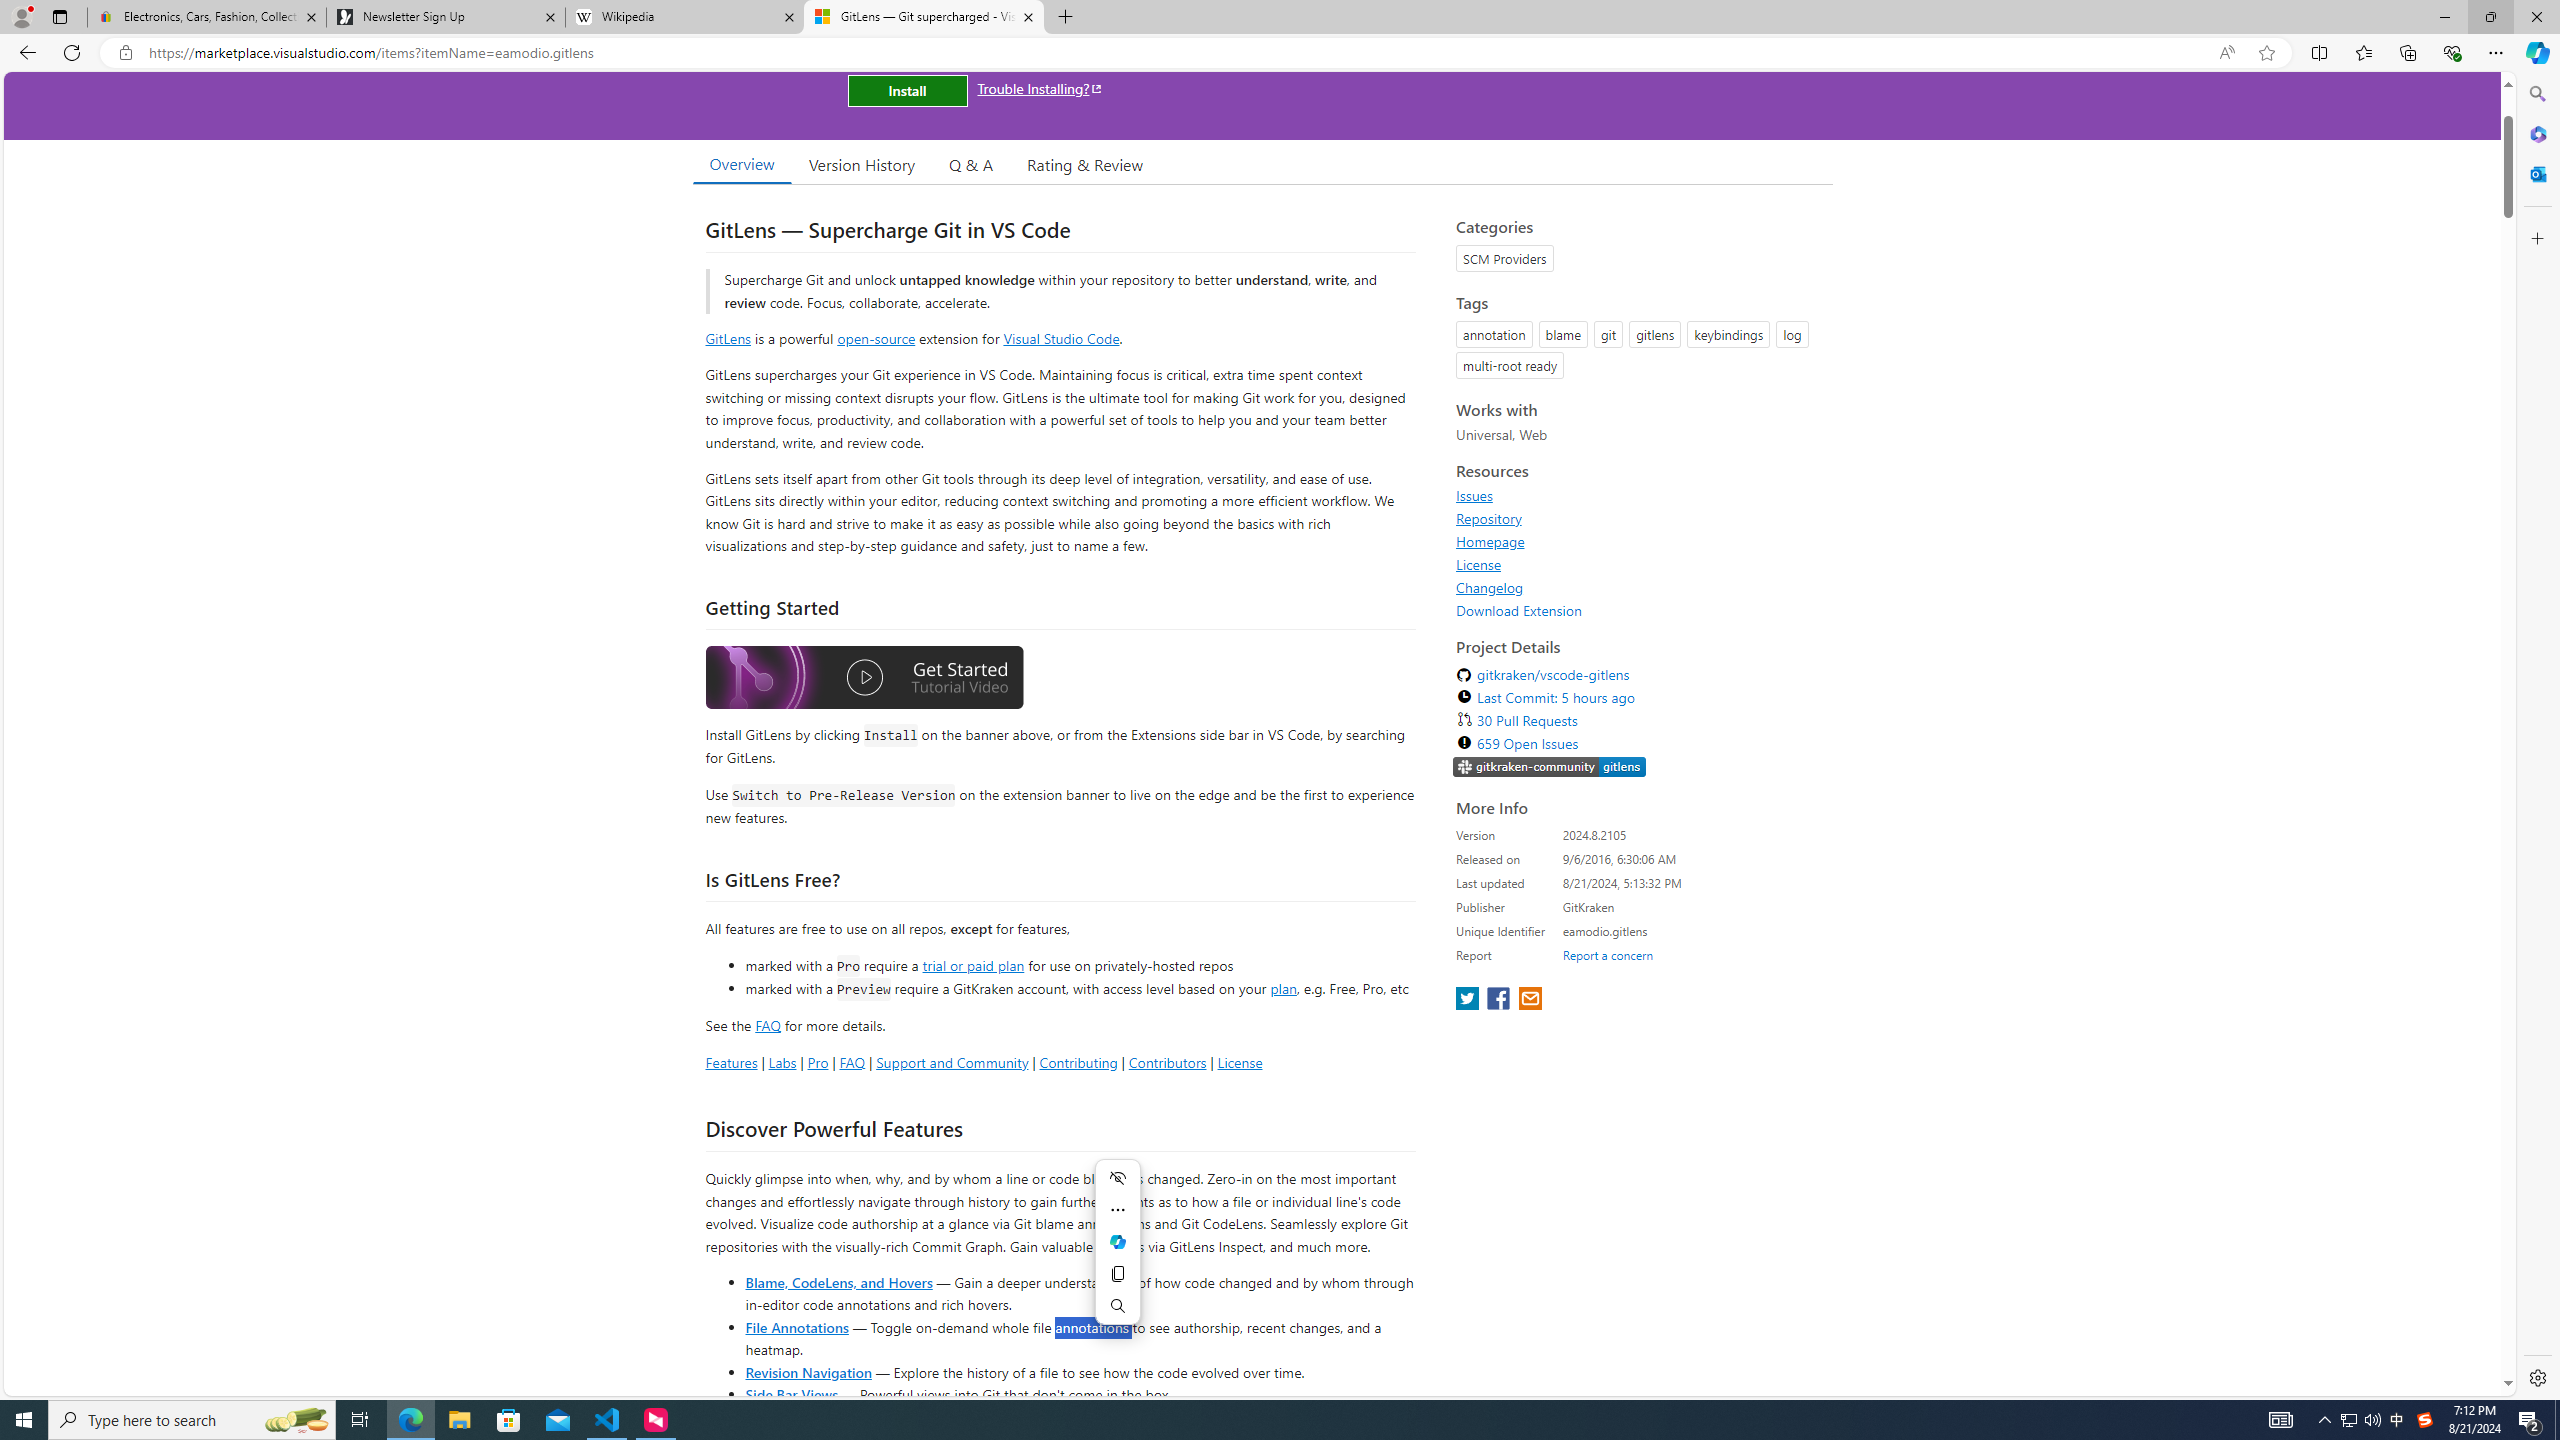  Describe the element at coordinates (1117, 1253) in the screenshot. I see `'Mini menu on text selection'` at that location.